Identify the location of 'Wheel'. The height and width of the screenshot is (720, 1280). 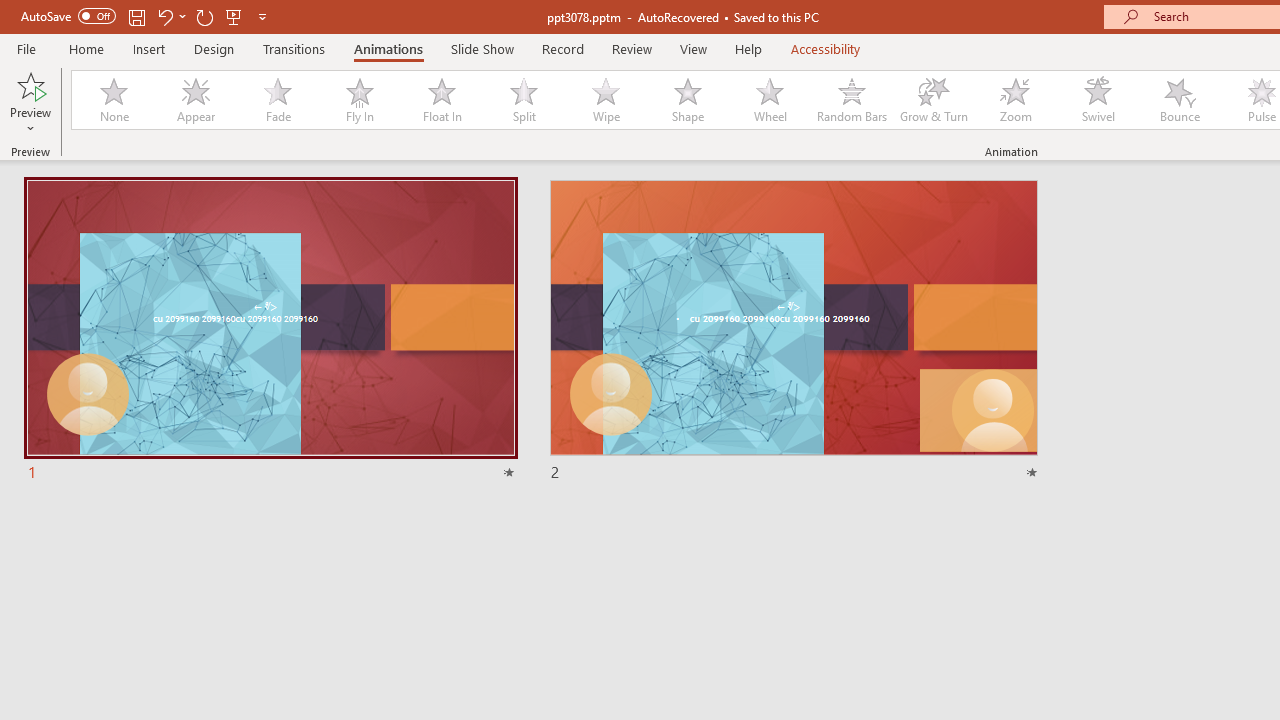
(769, 100).